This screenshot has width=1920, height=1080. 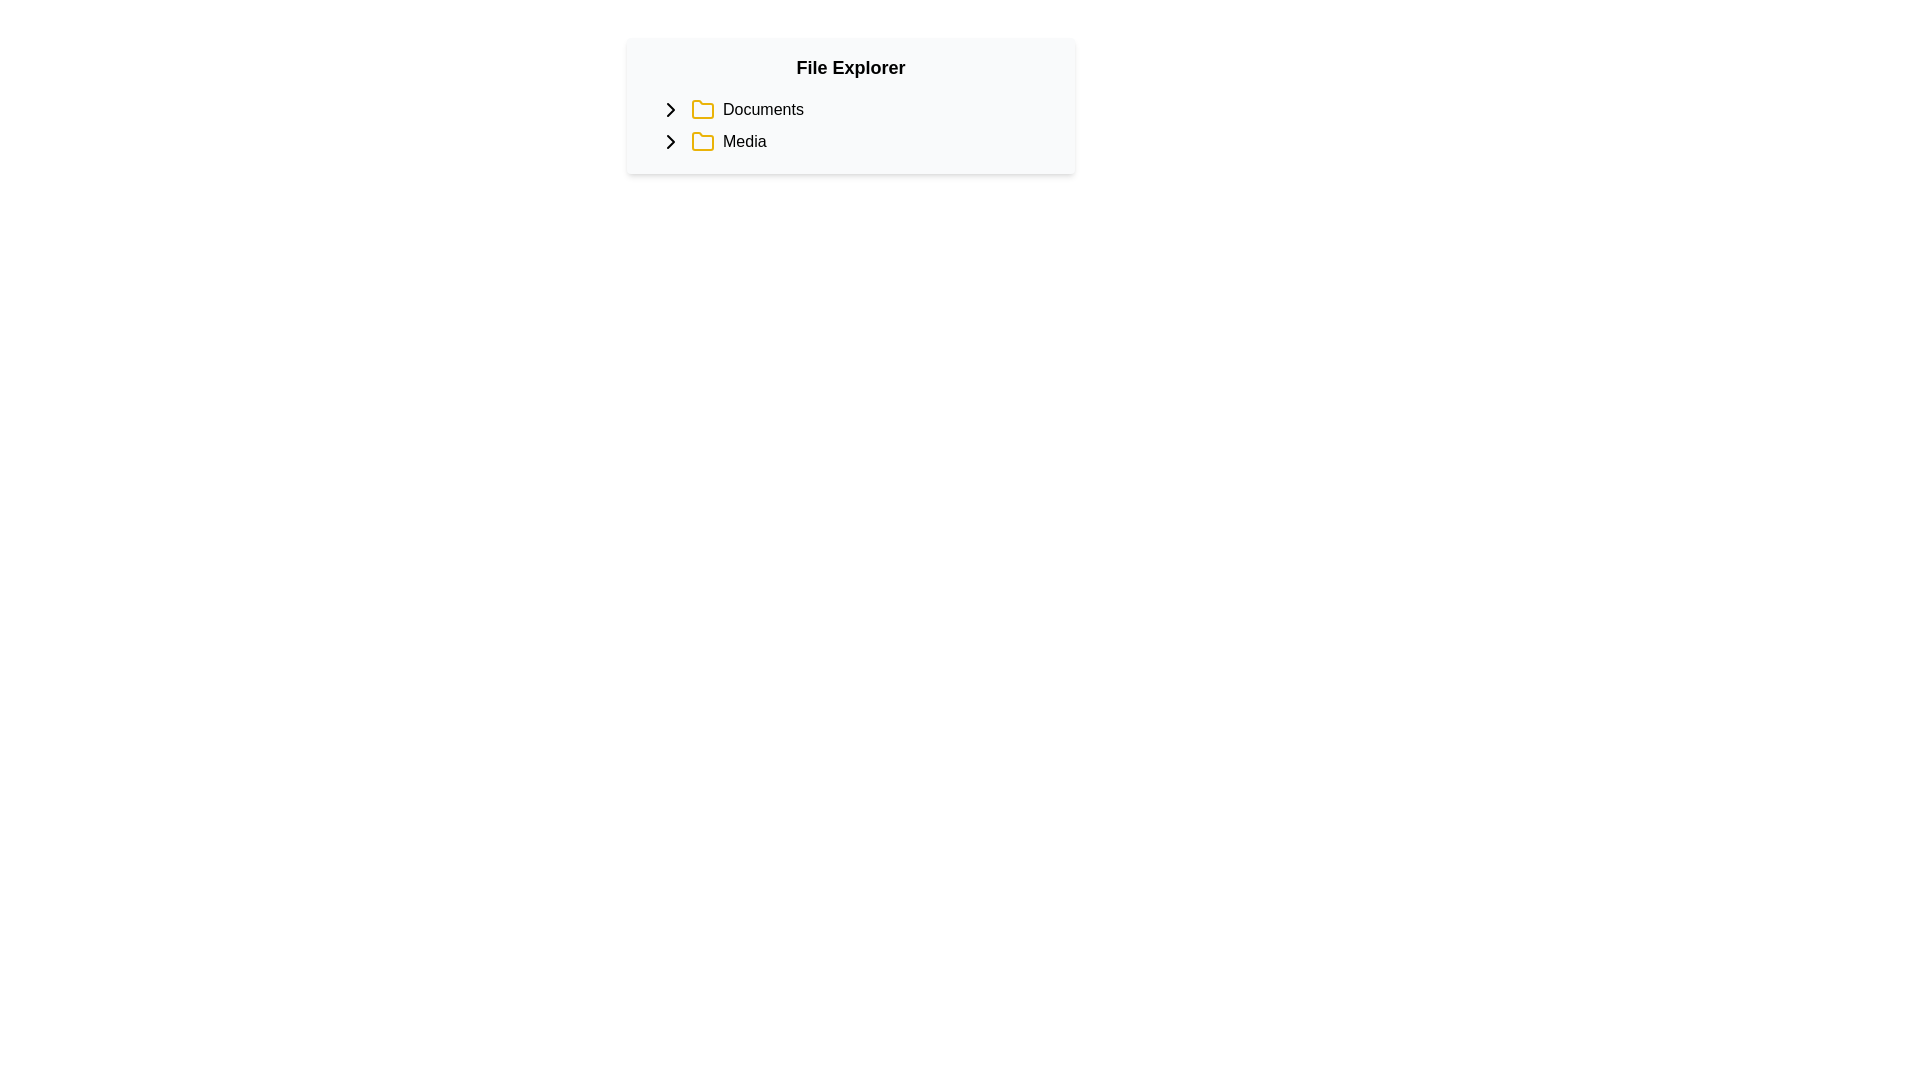 I want to click on the right-facing chevron icon located to the left of the 'Media' label, so click(x=671, y=141).